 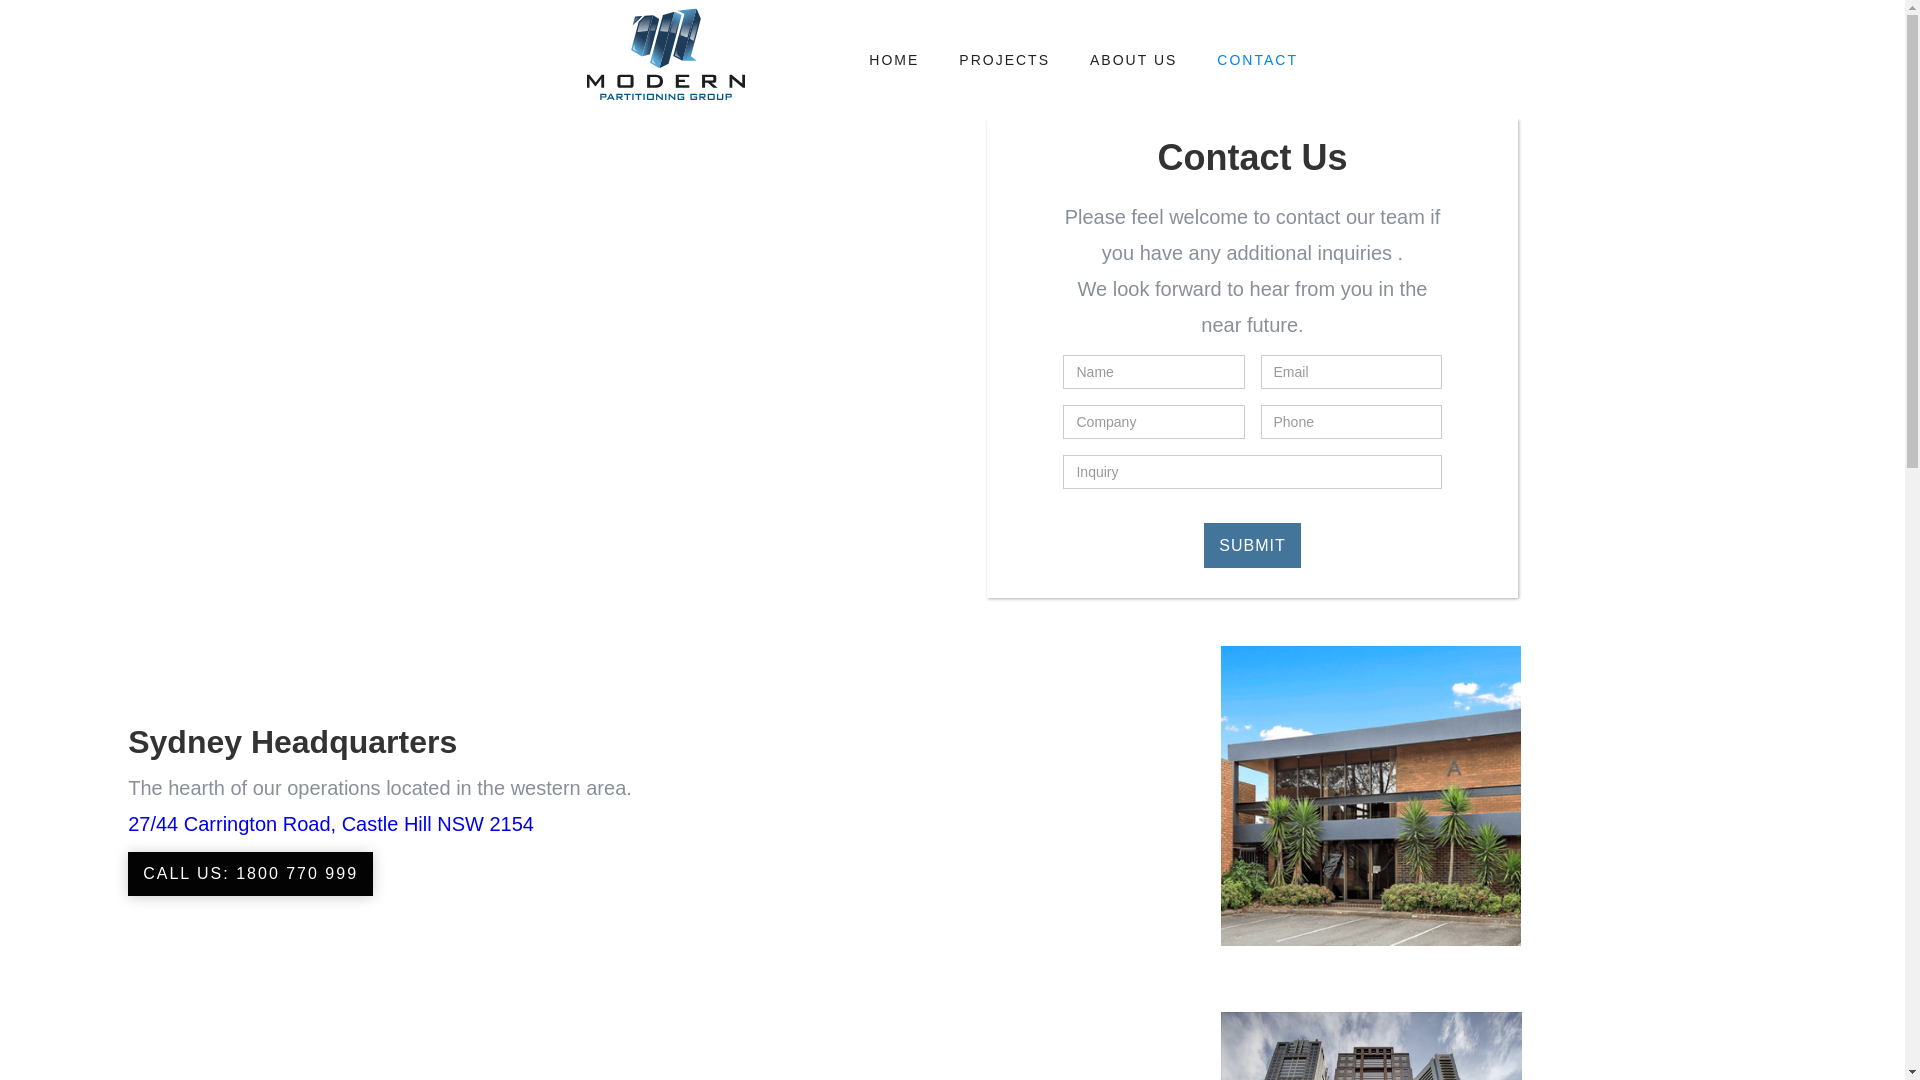 What do you see at coordinates (1133, 59) in the screenshot?
I see `'ABOUT US'` at bounding box center [1133, 59].